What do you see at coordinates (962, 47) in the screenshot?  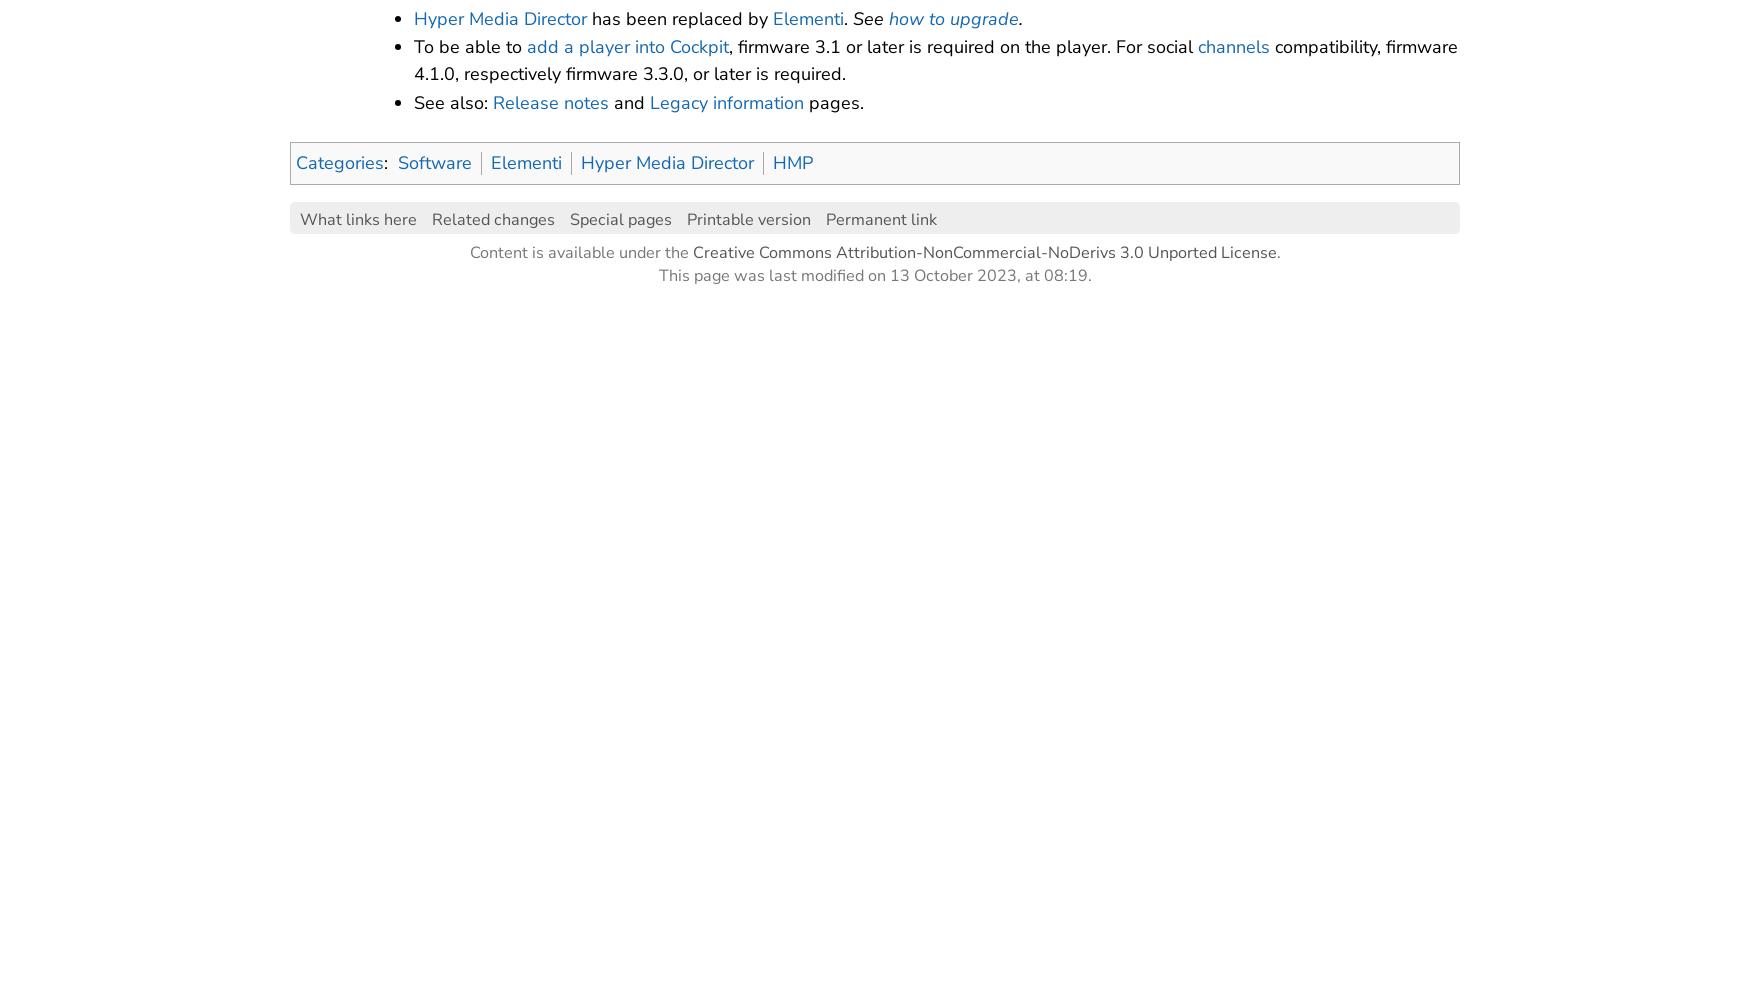 I see `', firmware 3.1 or later is required on the player. For social'` at bounding box center [962, 47].